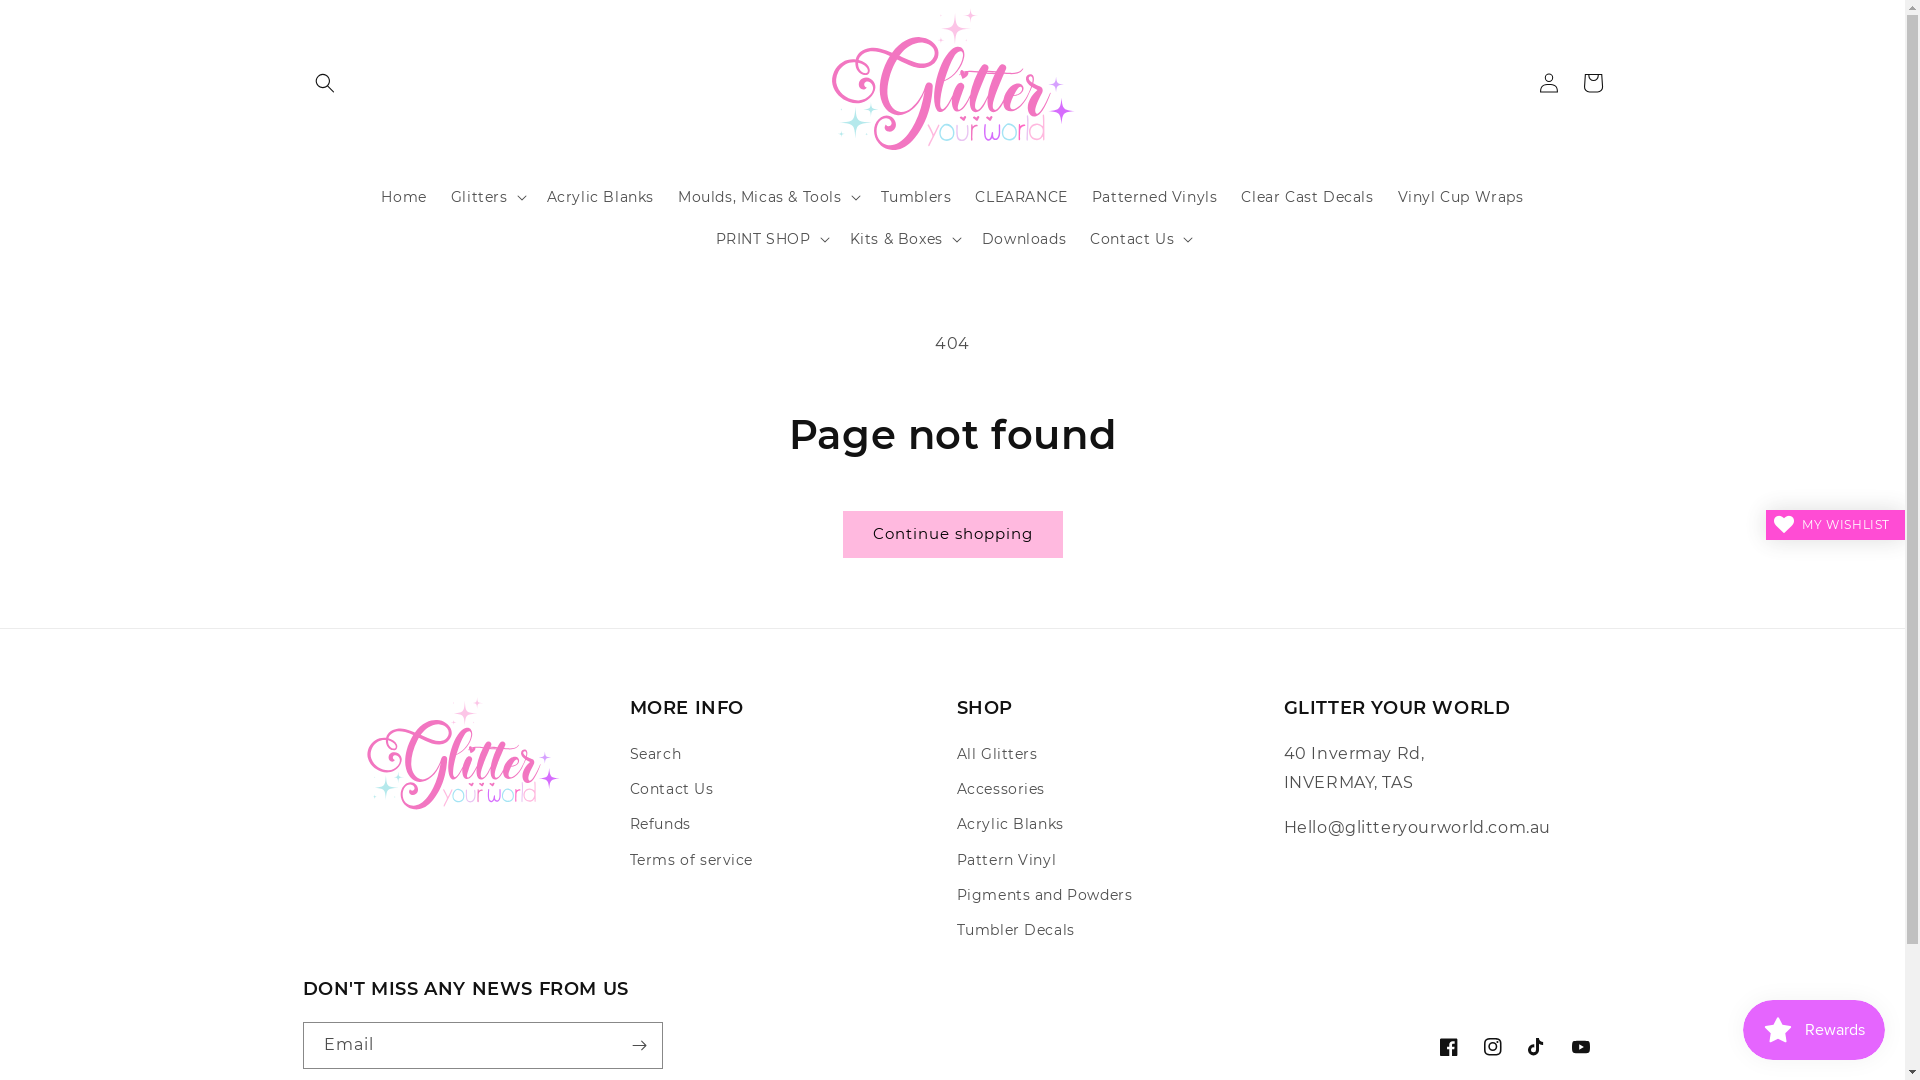 This screenshot has height=1080, width=1920. What do you see at coordinates (841, 533) in the screenshot?
I see `'Continue shopping'` at bounding box center [841, 533].